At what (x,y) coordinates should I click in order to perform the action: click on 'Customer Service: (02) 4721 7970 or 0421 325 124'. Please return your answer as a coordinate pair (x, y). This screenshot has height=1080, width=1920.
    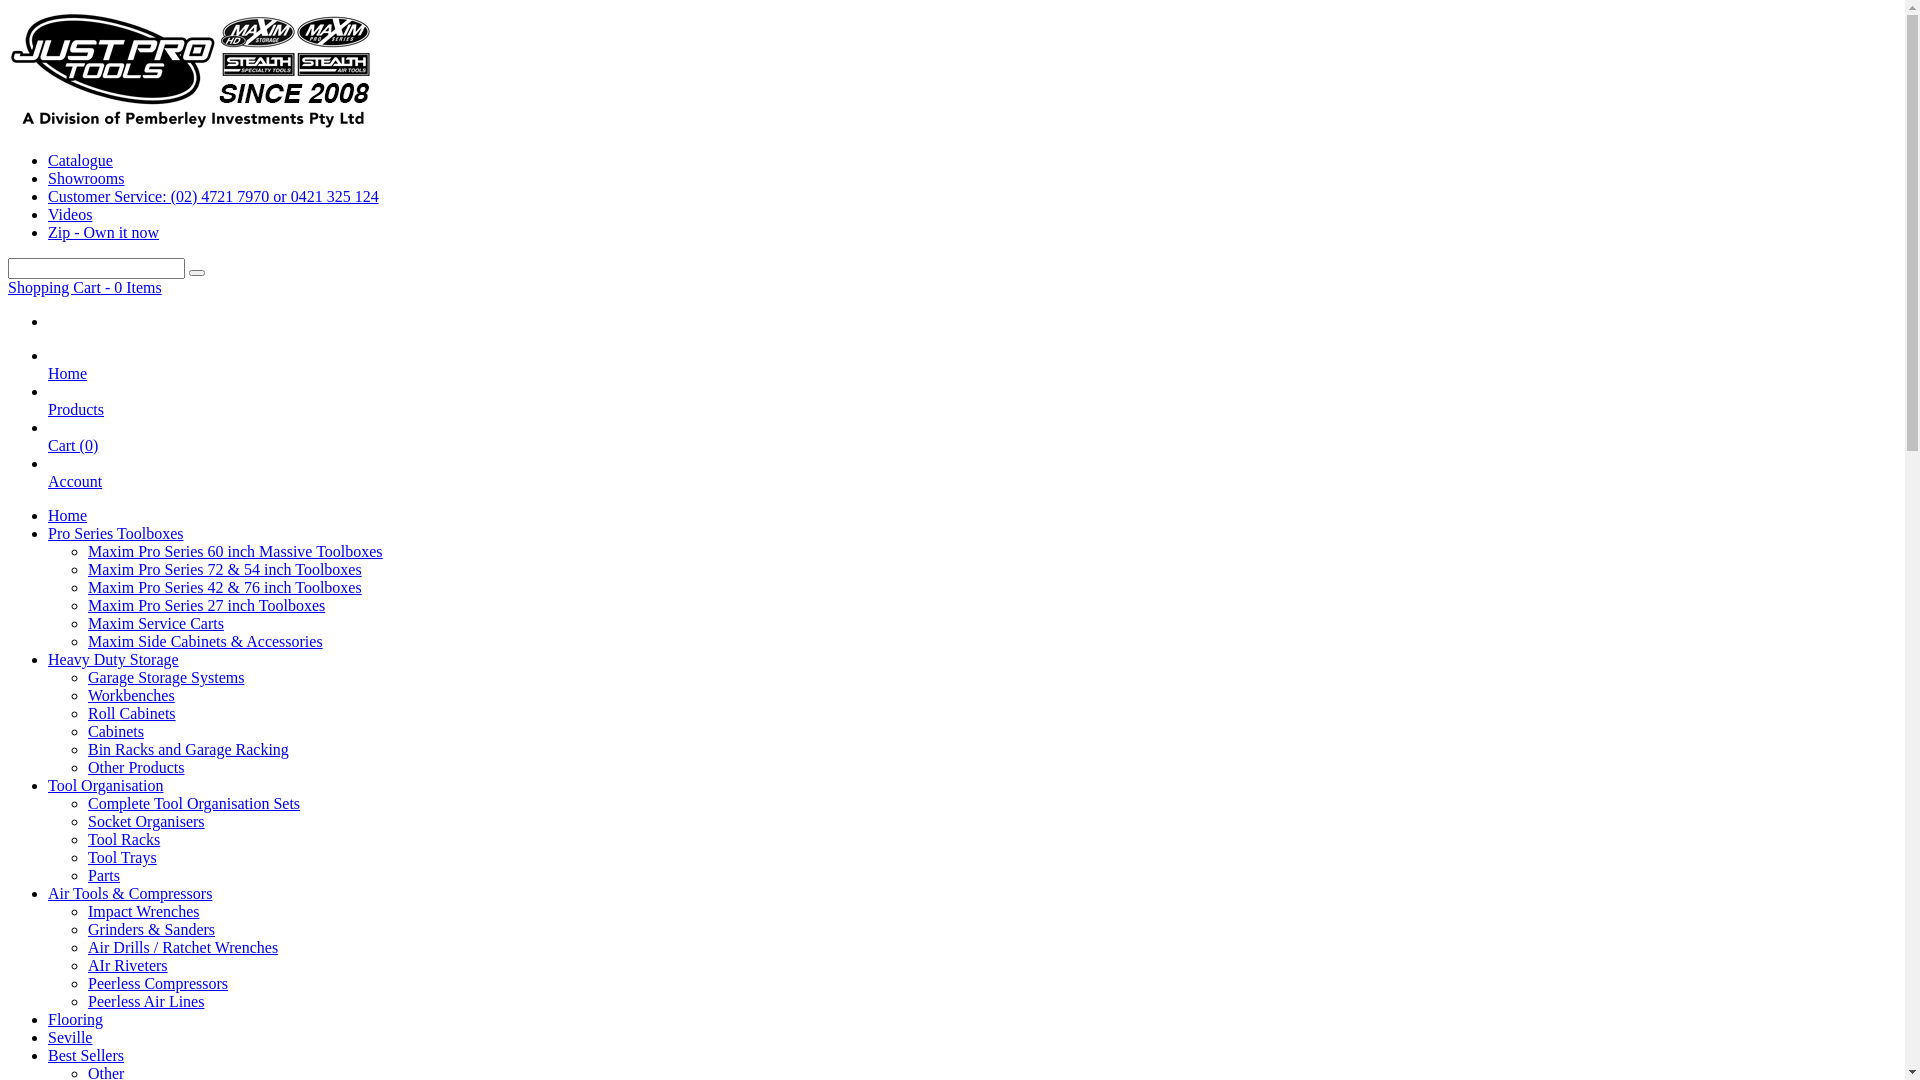
    Looking at the image, I should click on (48, 196).